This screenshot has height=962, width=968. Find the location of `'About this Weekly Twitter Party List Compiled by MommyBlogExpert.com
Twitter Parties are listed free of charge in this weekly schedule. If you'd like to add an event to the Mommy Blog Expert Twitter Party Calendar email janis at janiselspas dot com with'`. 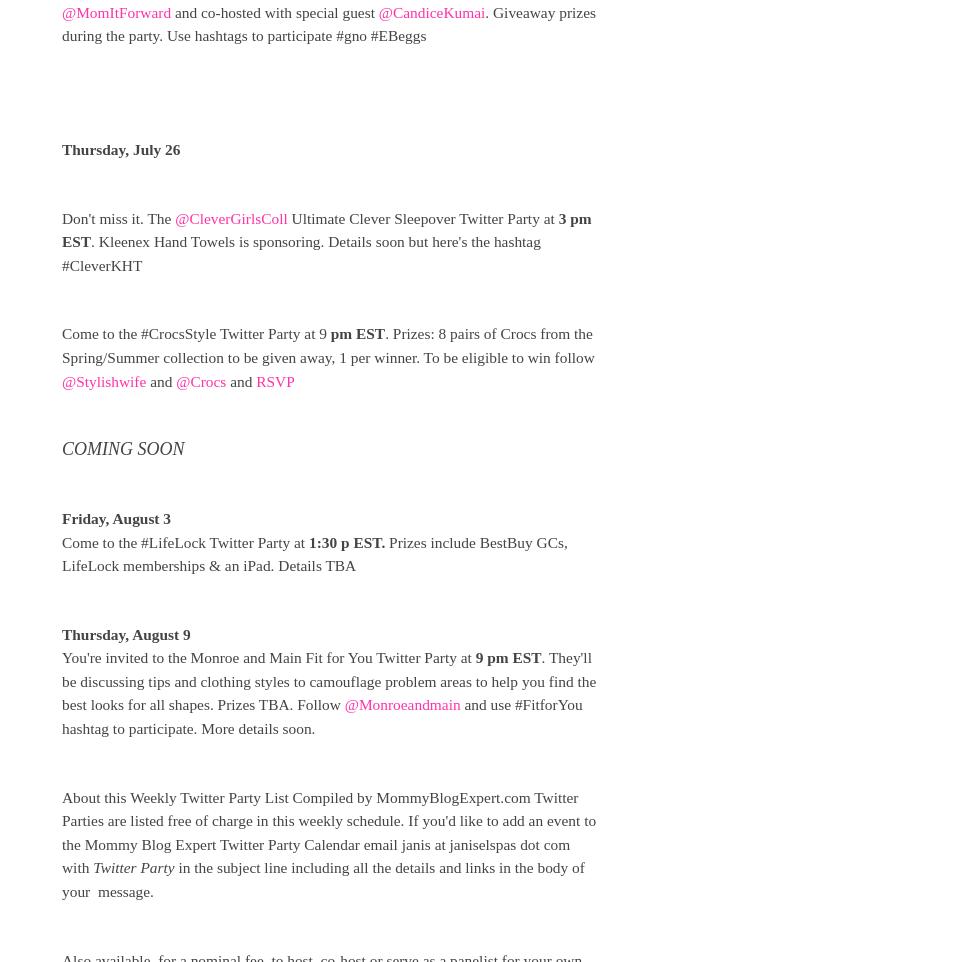

'About this Weekly Twitter Party List Compiled by MommyBlogExpert.com
Twitter Parties are listed free of charge in this weekly schedule. If you'd like to add an event to the Mommy Blog Expert Twitter Party Calendar email janis at janiselspas dot com with' is located at coordinates (329, 832).